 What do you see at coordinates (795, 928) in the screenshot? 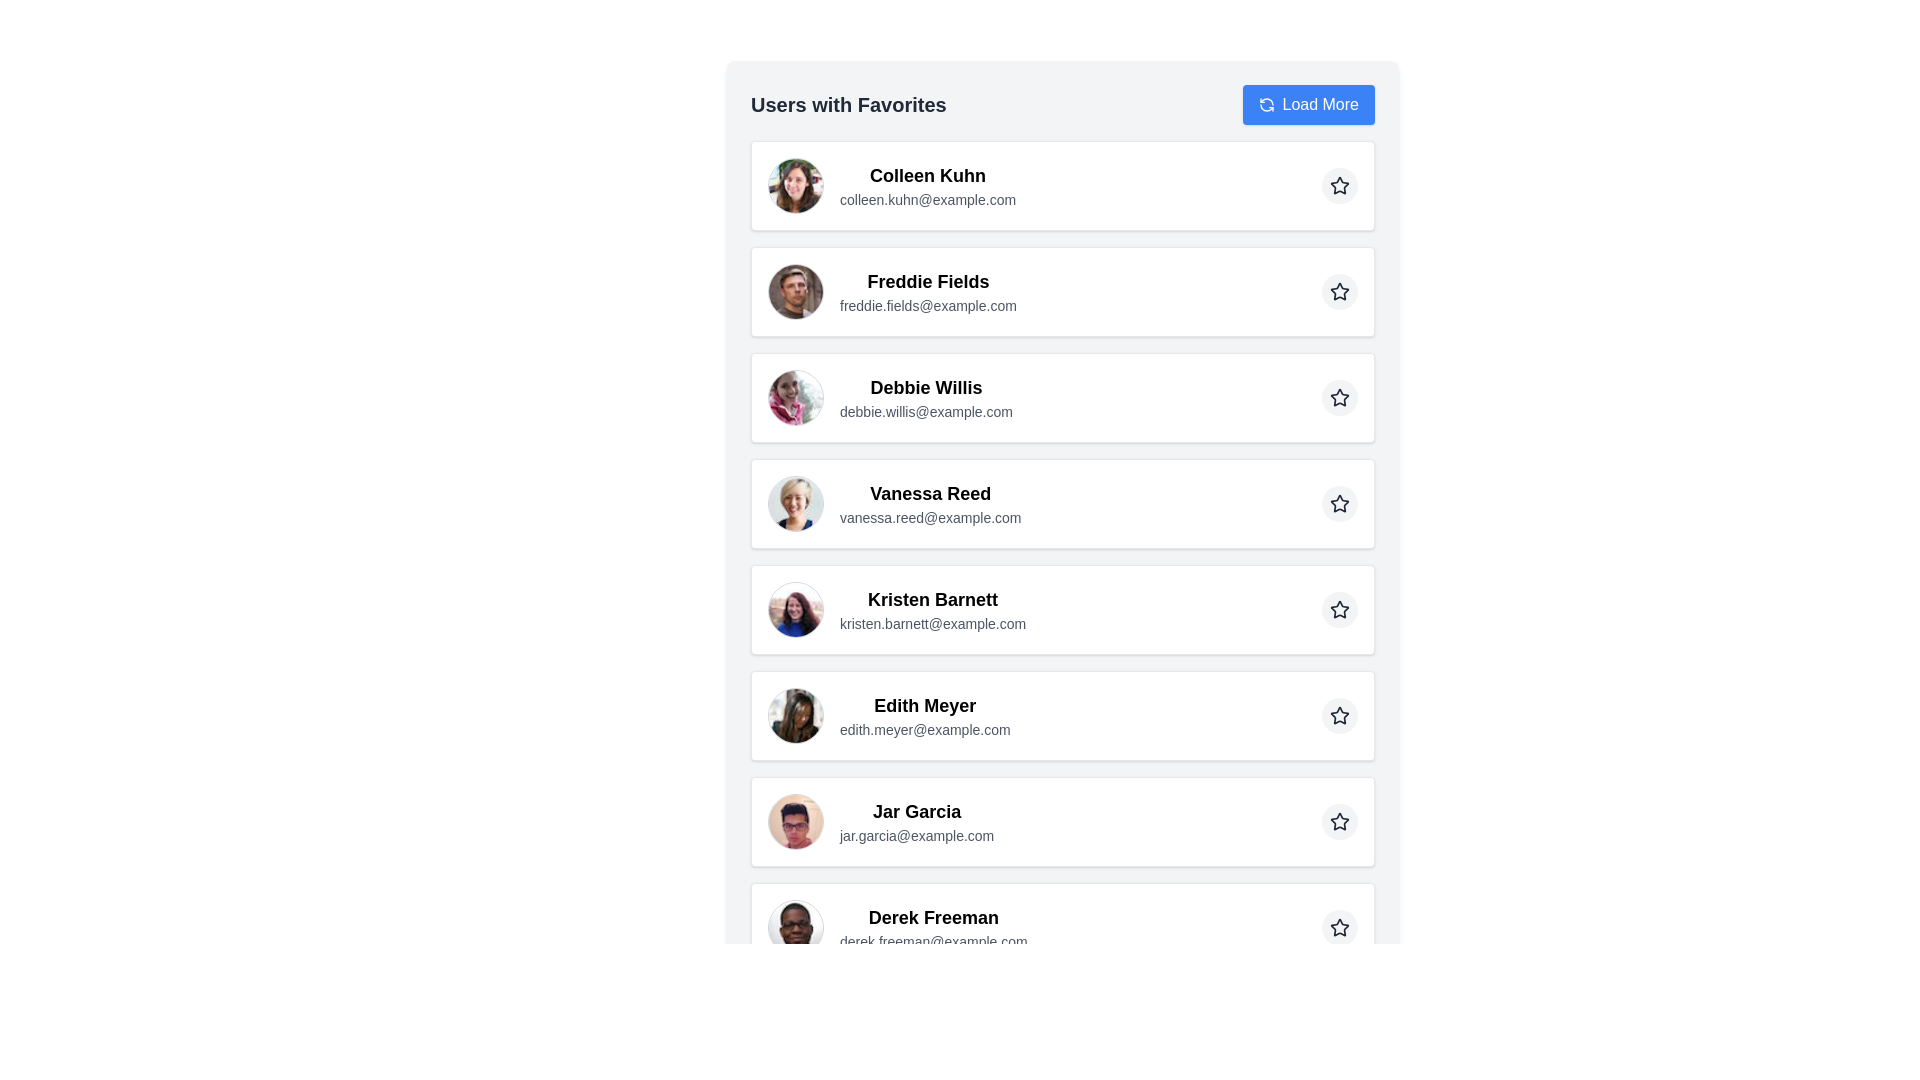
I see `the circular user avatar image for 'Derek Freeman', which is the leftmost element in the user details row` at bounding box center [795, 928].